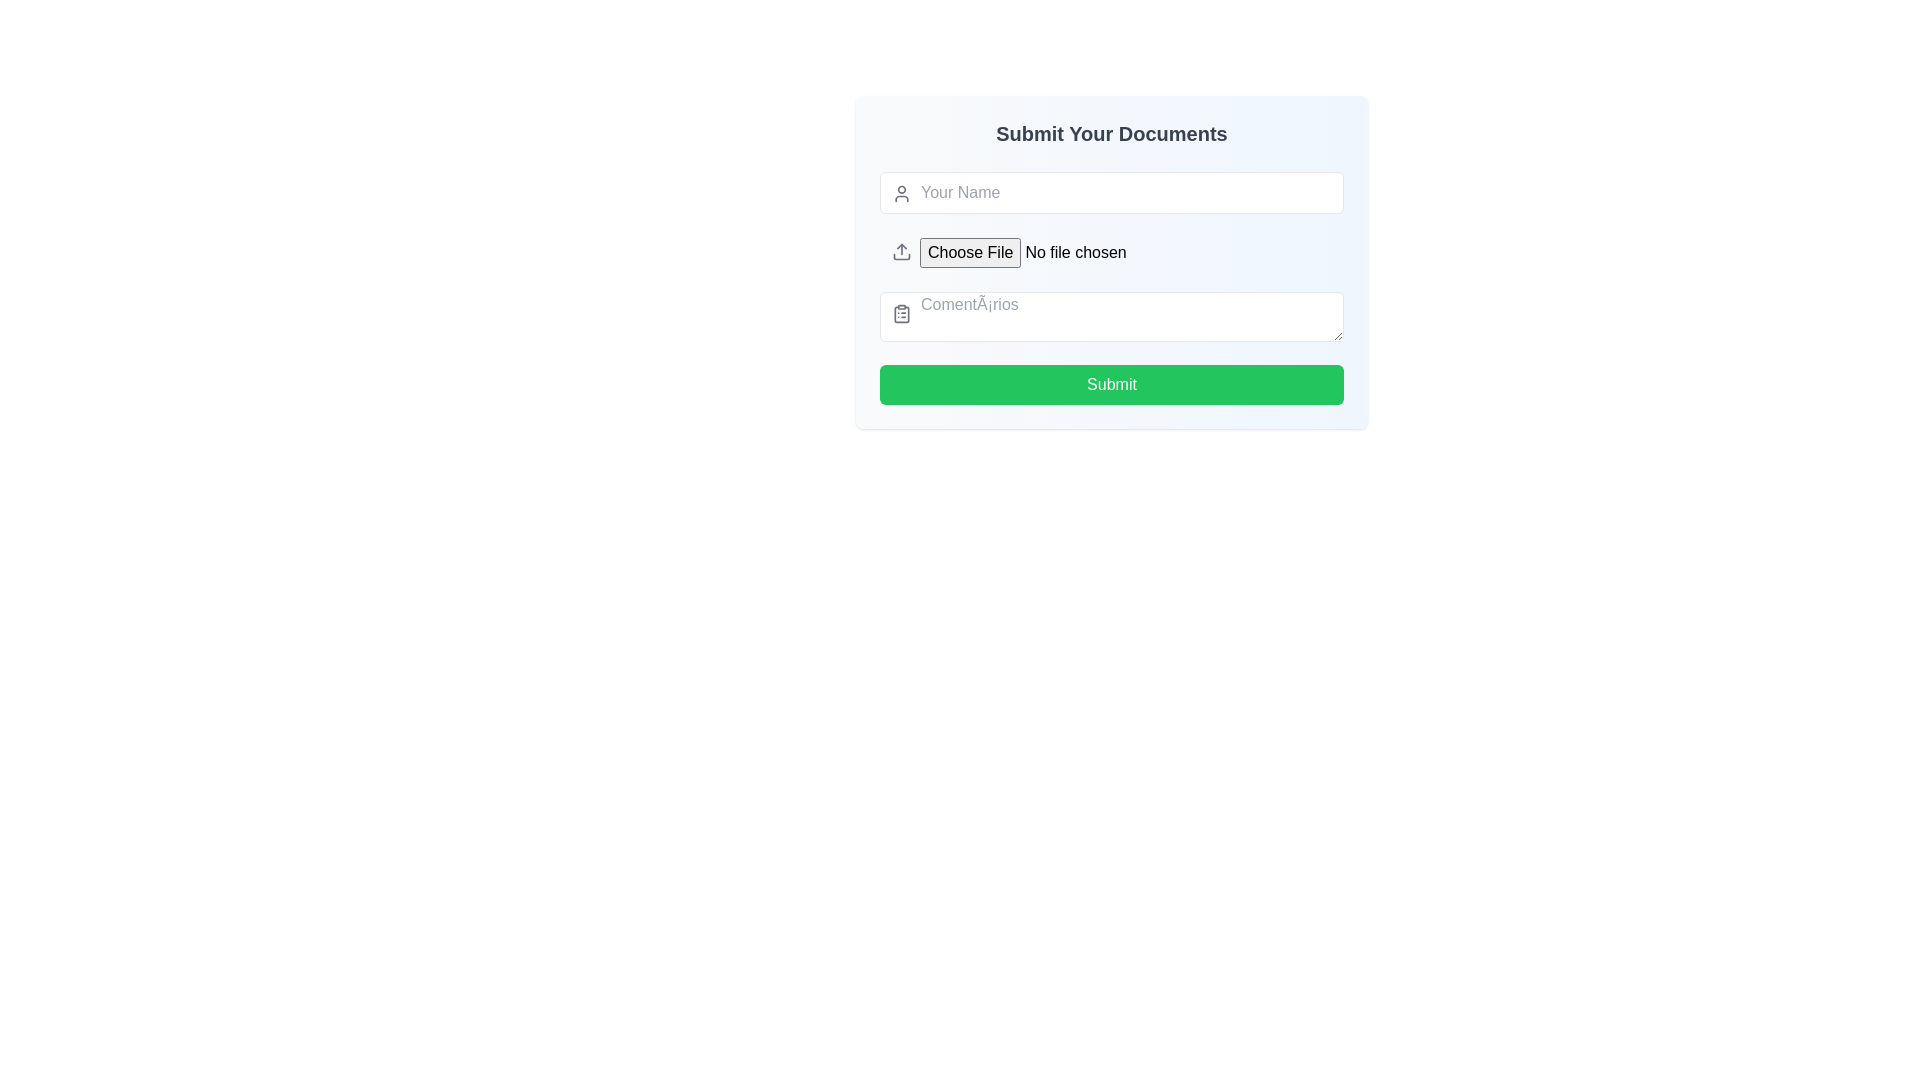 The width and height of the screenshot is (1920, 1080). Describe the element at coordinates (901, 193) in the screenshot. I see `the user silhouette icon, which is gray and located to the left of the input field labeled 'Your Name'` at that location.